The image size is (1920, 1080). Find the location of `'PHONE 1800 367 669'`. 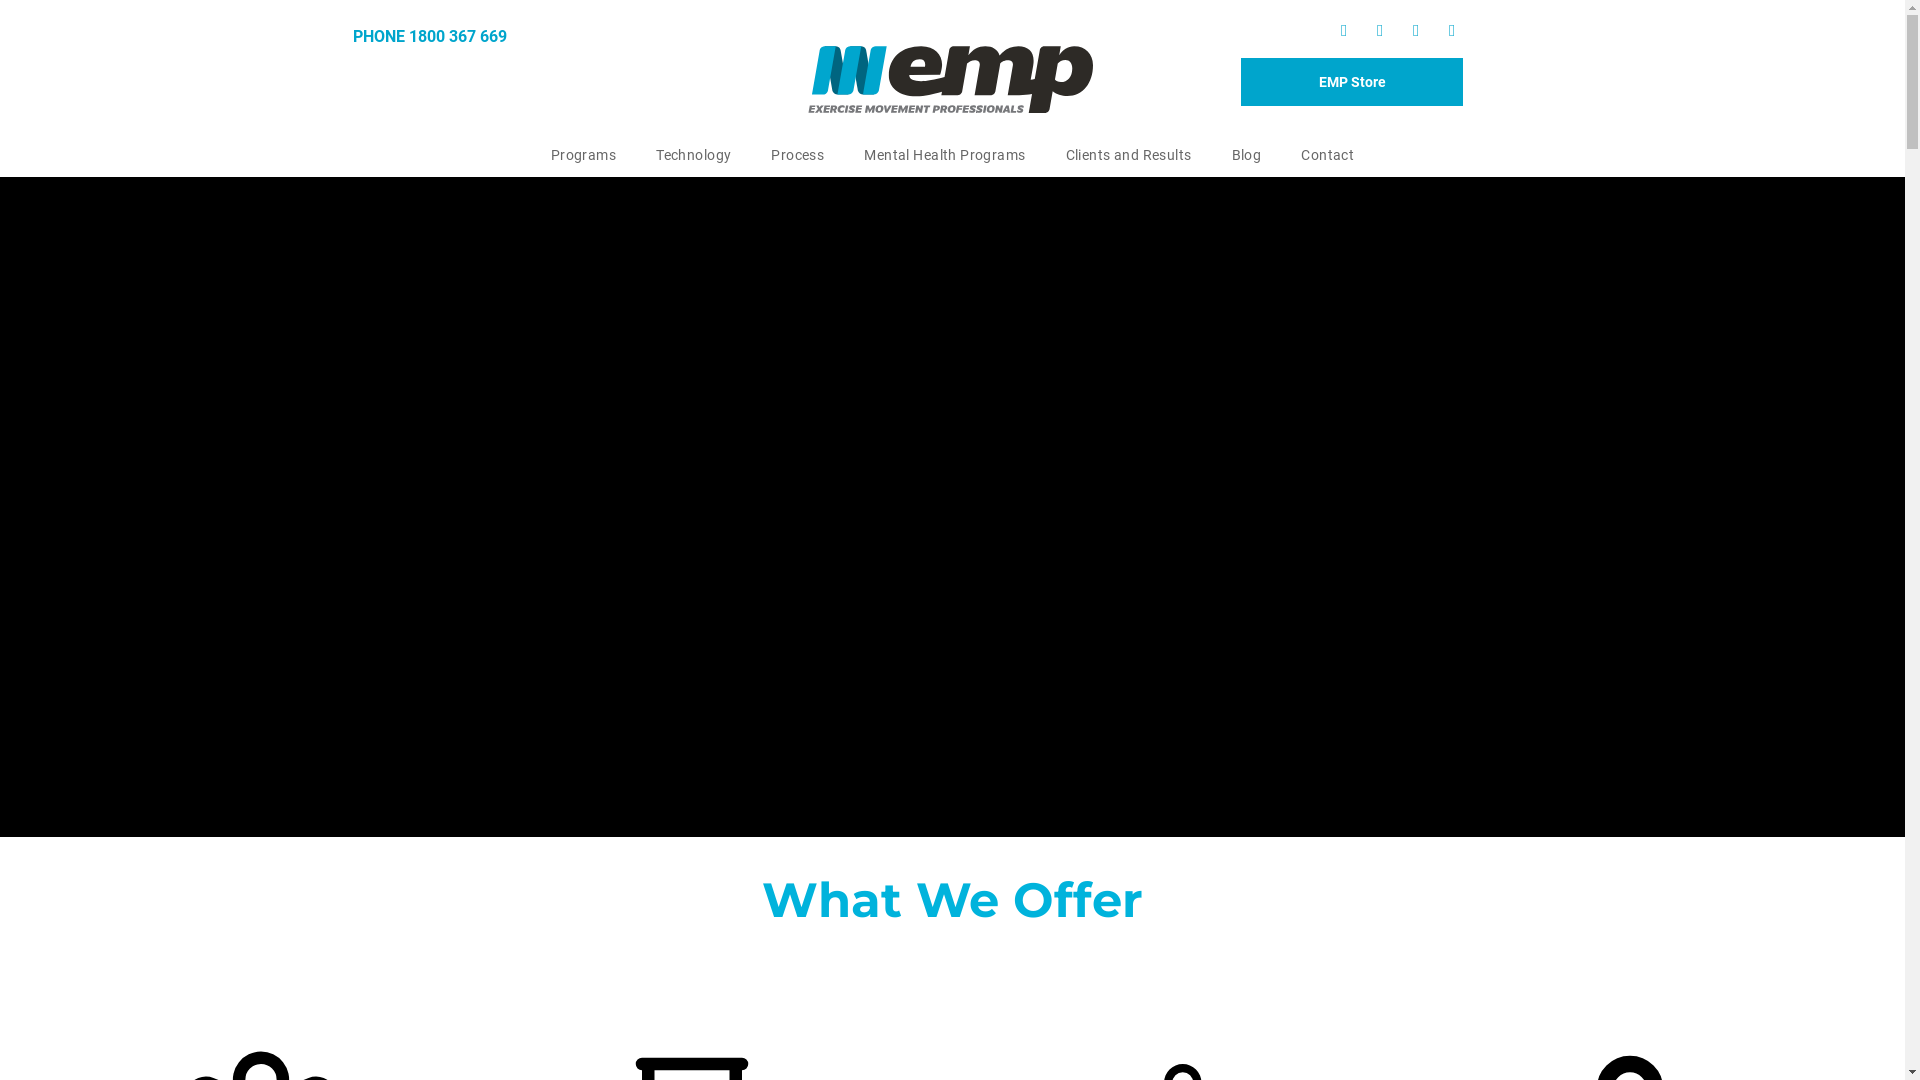

'PHONE 1800 367 669' is located at coordinates (351, 36).